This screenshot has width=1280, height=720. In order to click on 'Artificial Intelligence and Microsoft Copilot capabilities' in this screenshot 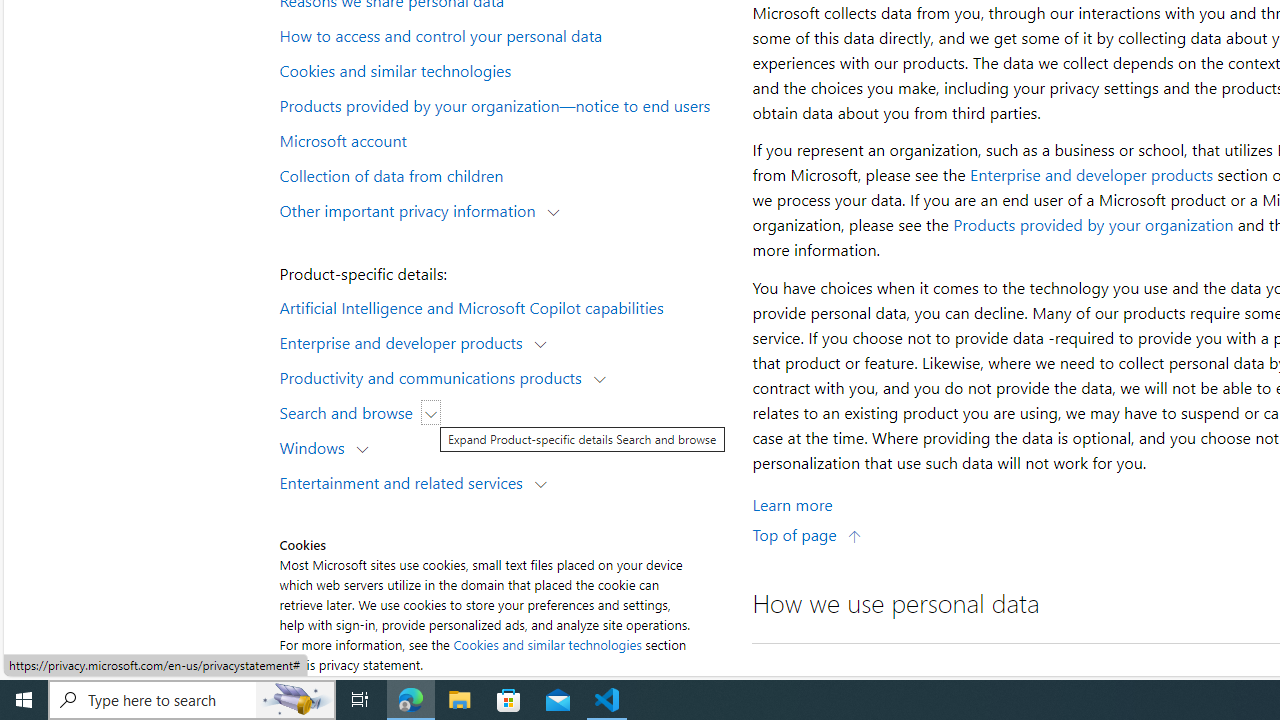, I will do `click(504, 306)`.